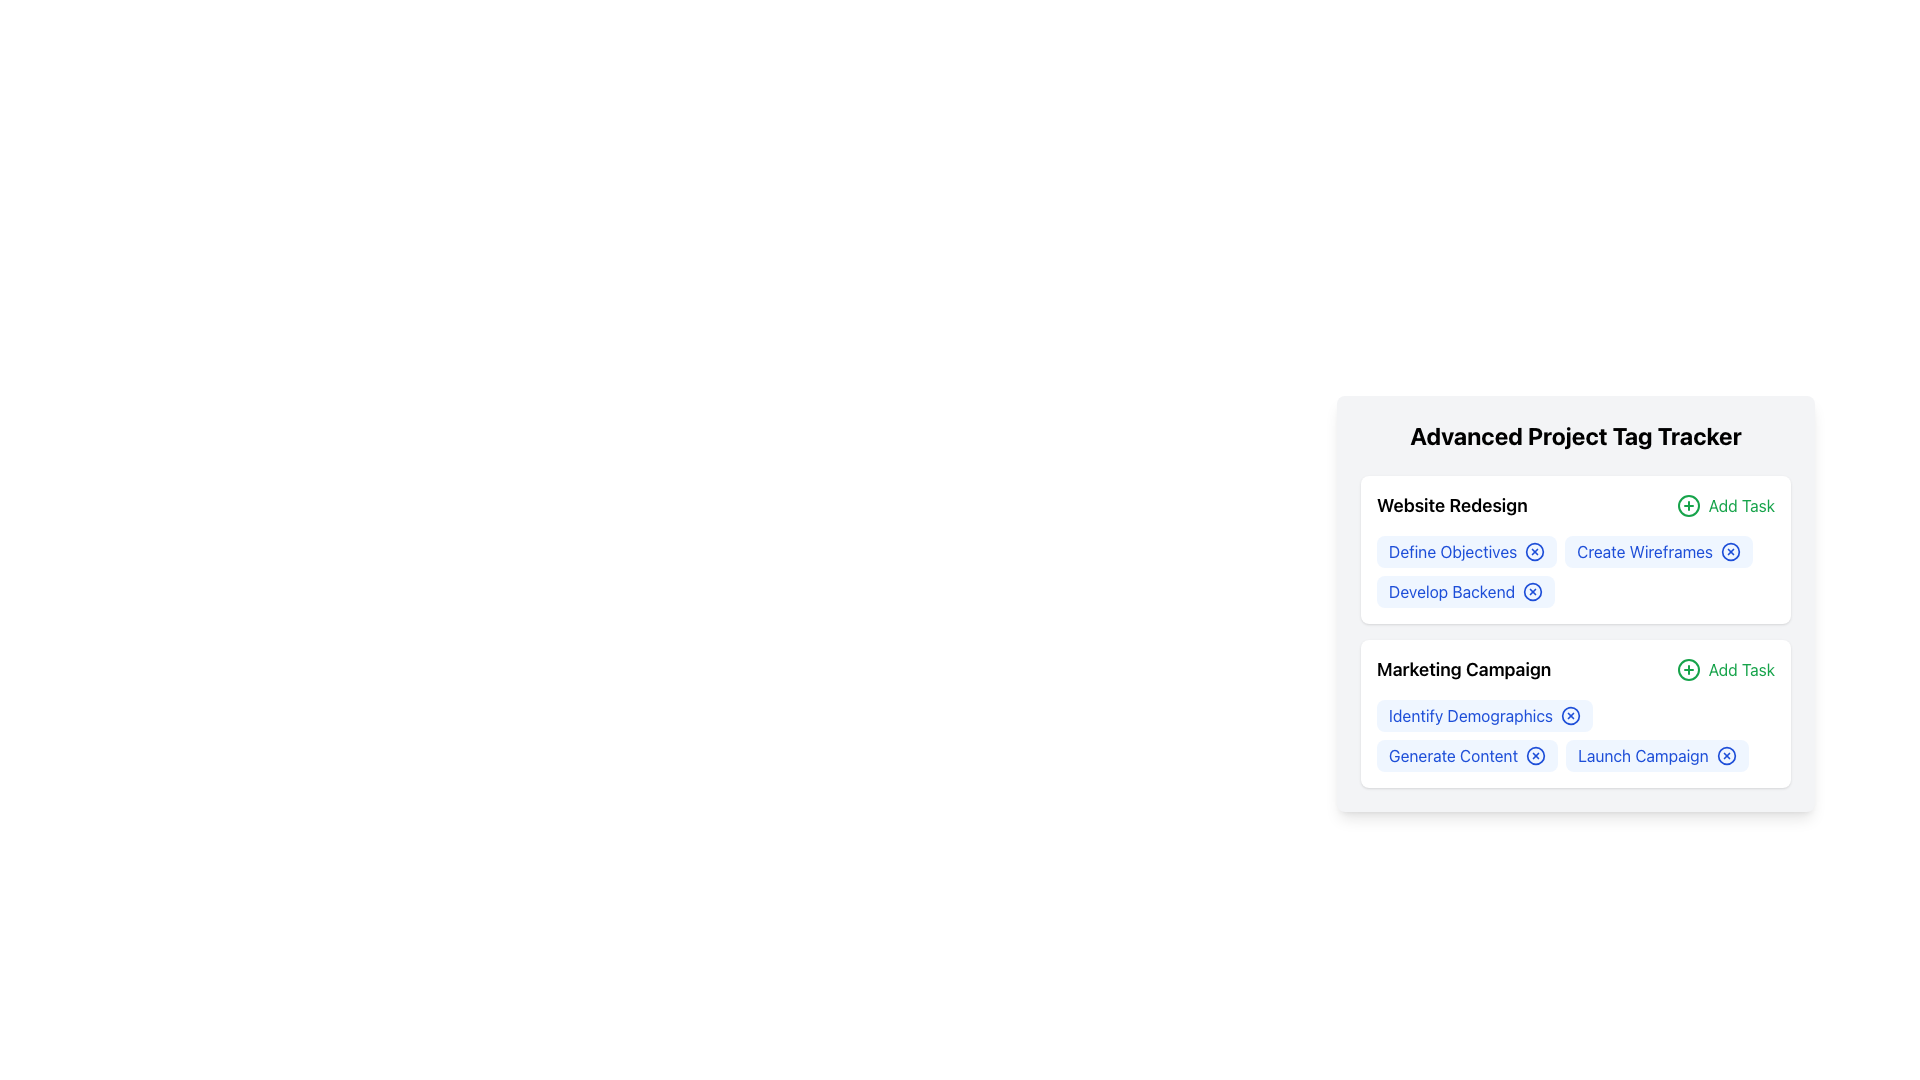 The image size is (1920, 1080). Describe the element at coordinates (1570, 715) in the screenshot. I see `the close button (symbol-based interactive icon) next to the 'Identify Demographics' task in the 'Marketing Campaign' section` at that location.